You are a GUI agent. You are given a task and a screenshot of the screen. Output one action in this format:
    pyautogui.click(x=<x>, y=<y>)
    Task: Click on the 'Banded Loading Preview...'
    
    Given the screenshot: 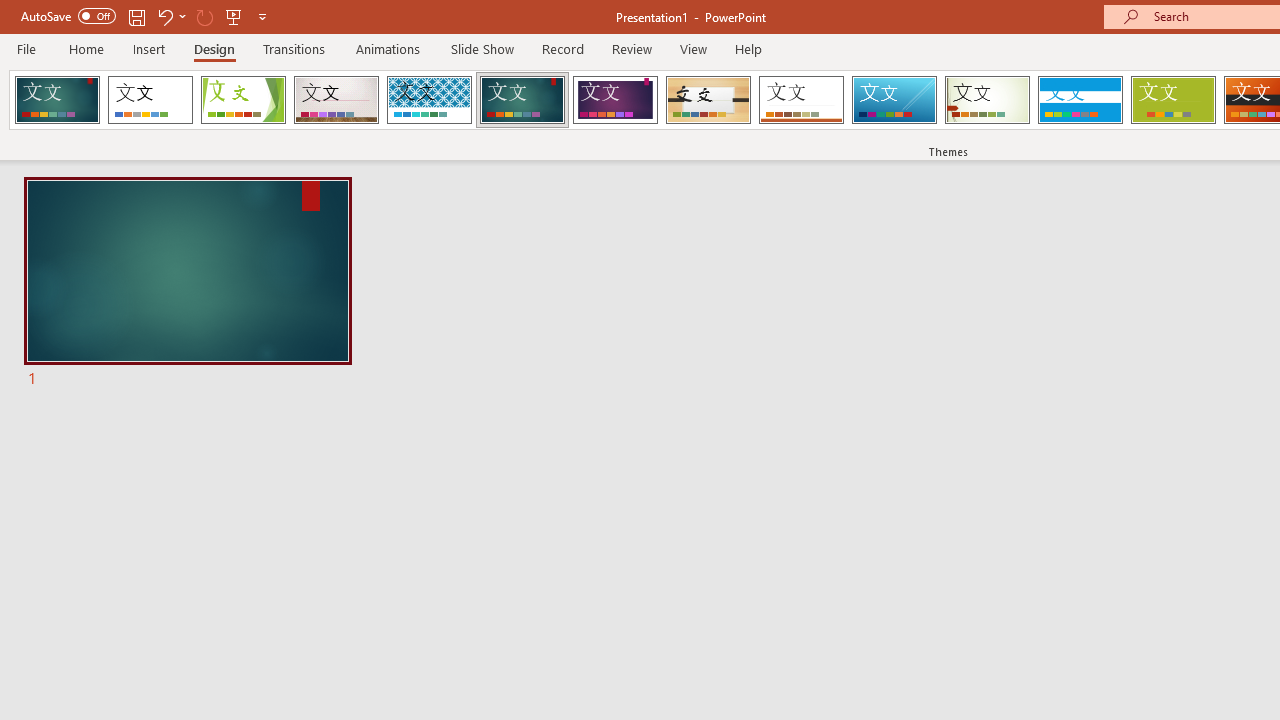 What is the action you would take?
    pyautogui.click(x=1079, y=100)
    